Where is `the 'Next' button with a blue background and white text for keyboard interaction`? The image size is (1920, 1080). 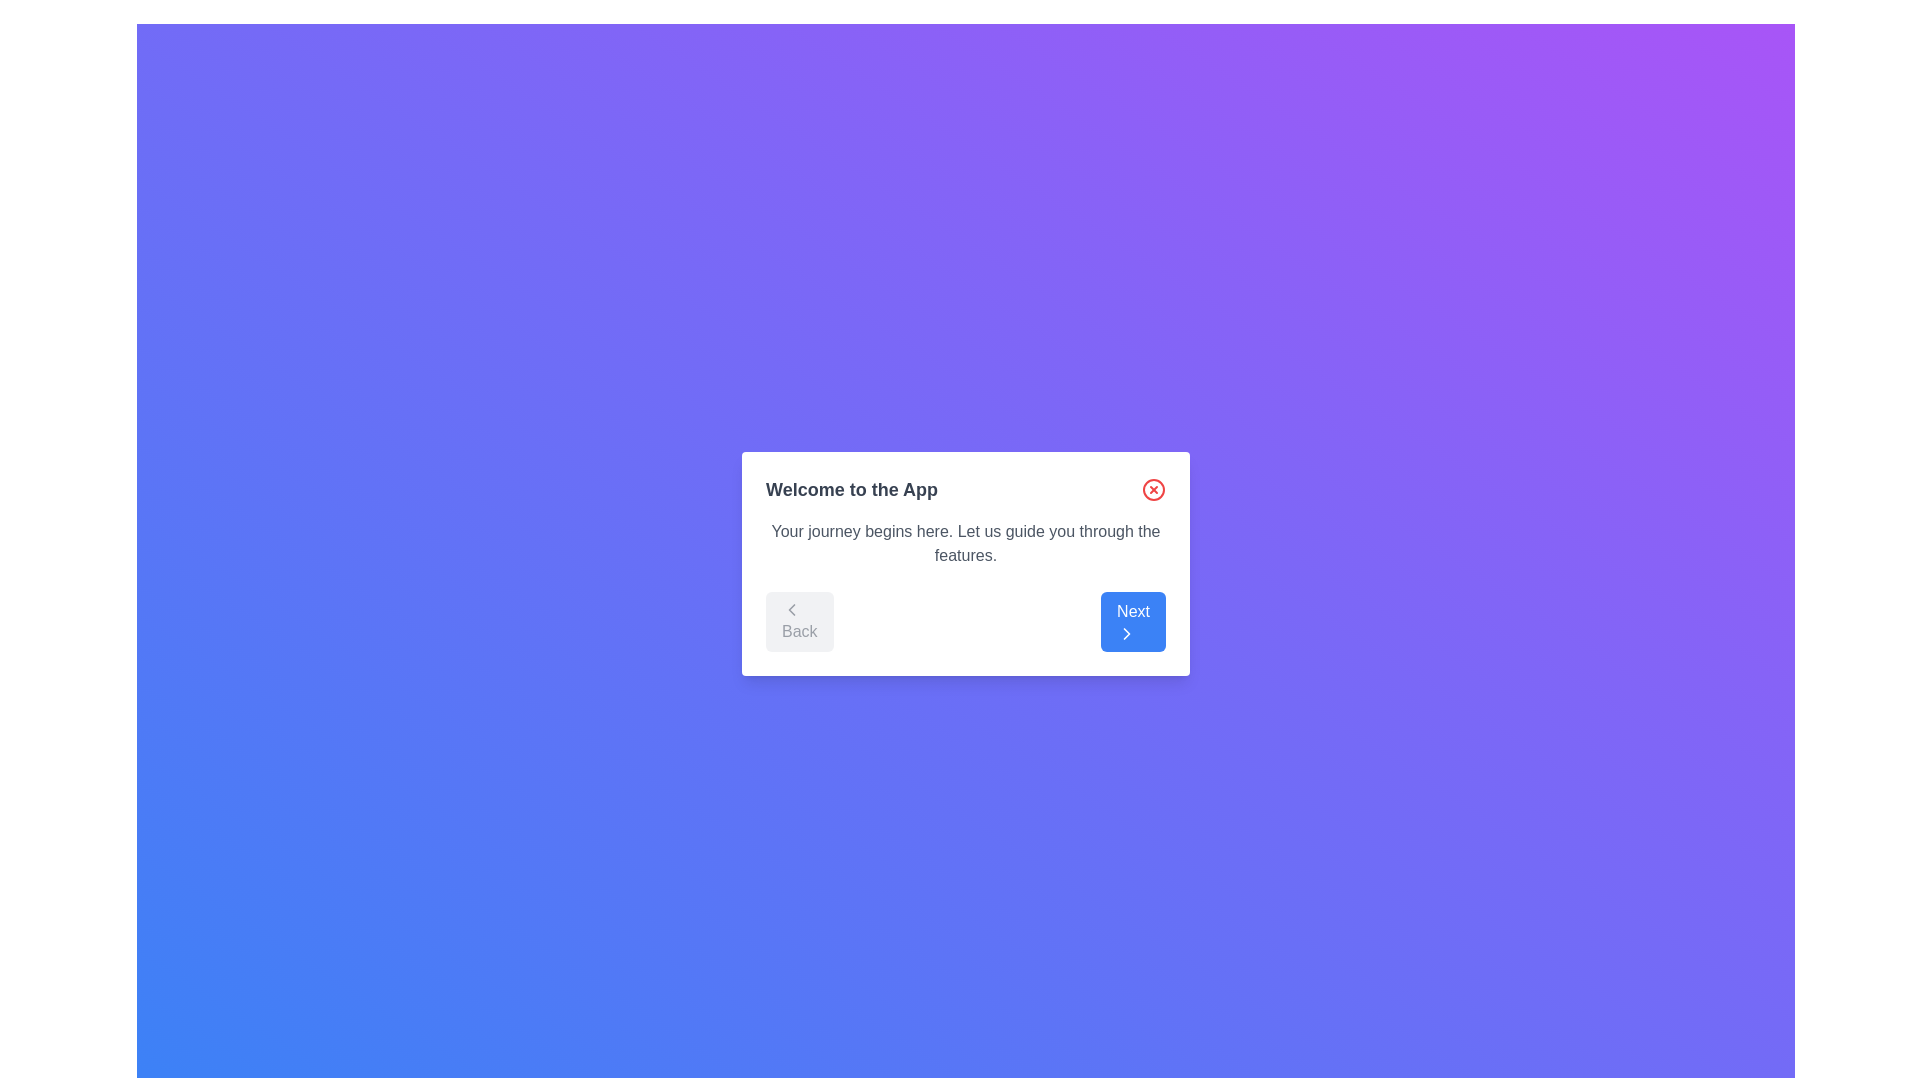
the 'Next' button with a blue background and white text for keyboard interaction is located at coordinates (1133, 620).